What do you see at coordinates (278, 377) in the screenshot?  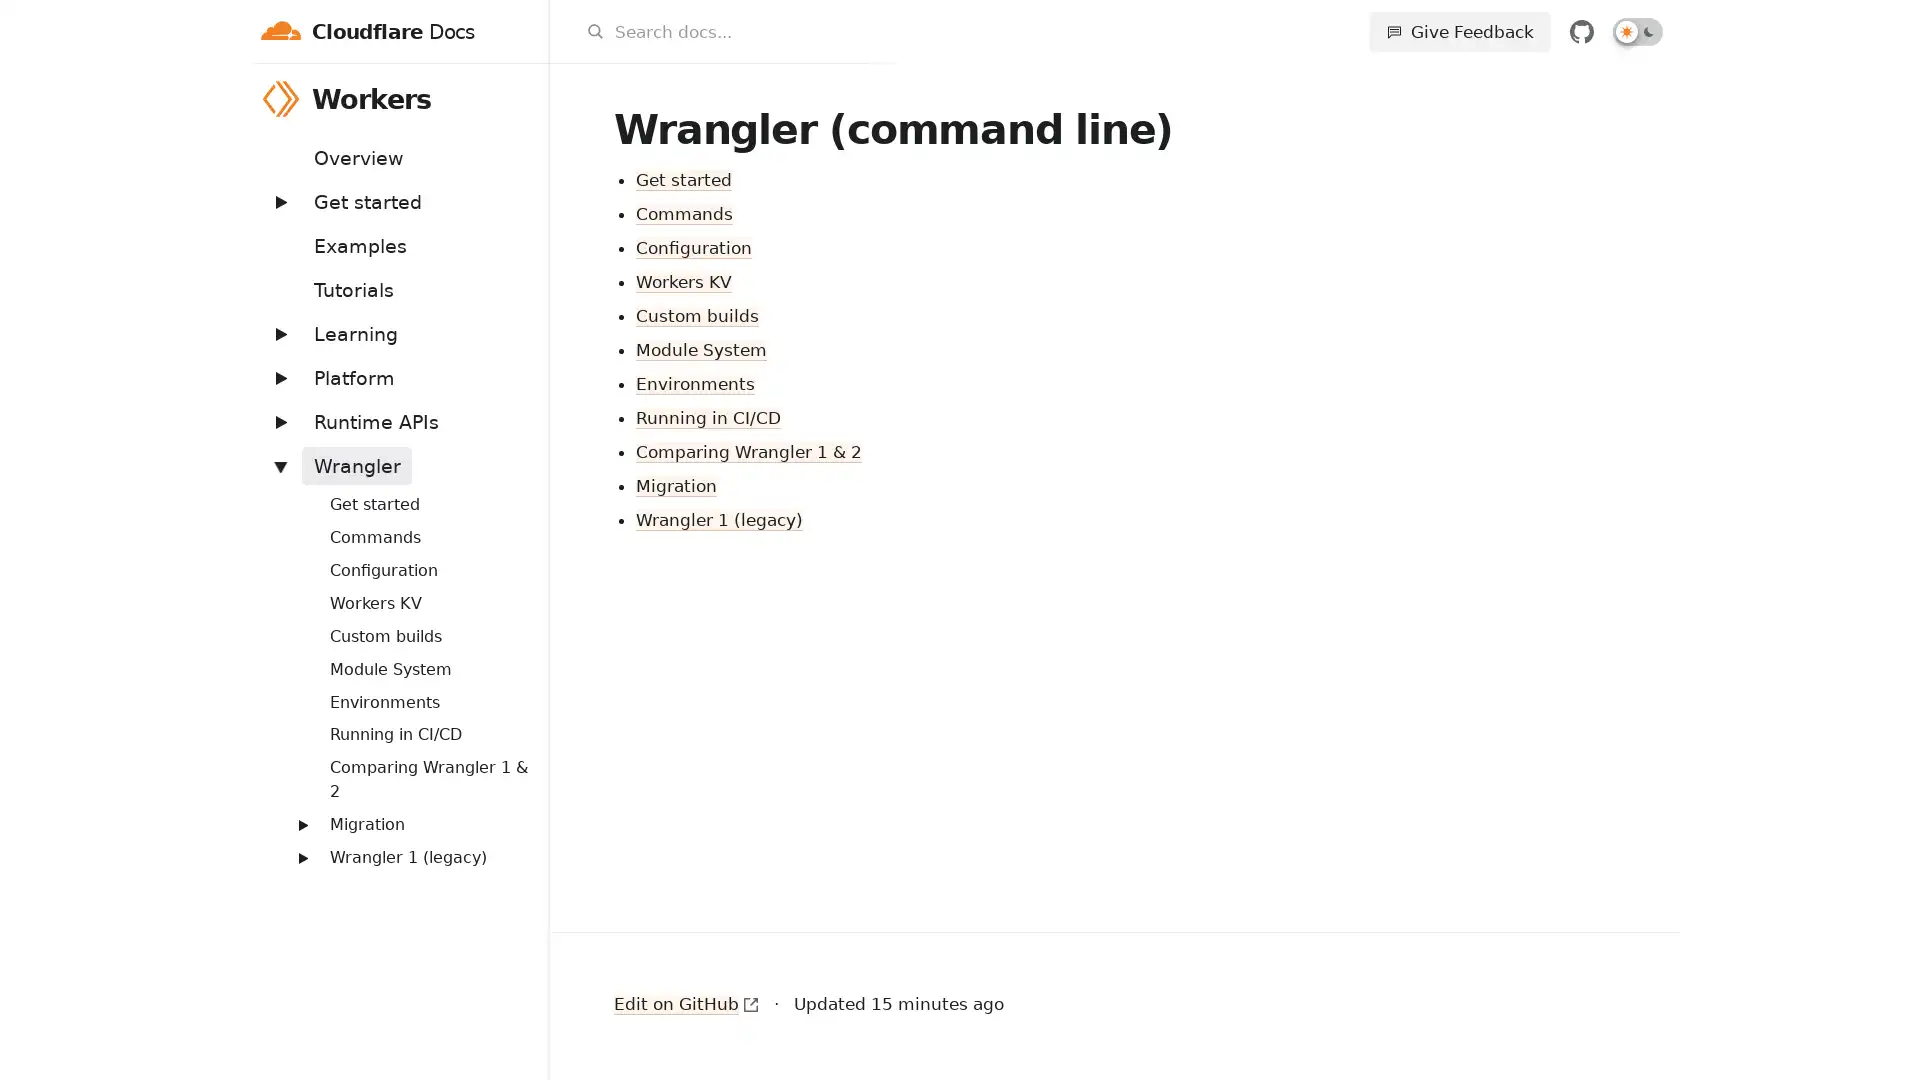 I see `Expand: Platform` at bounding box center [278, 377].